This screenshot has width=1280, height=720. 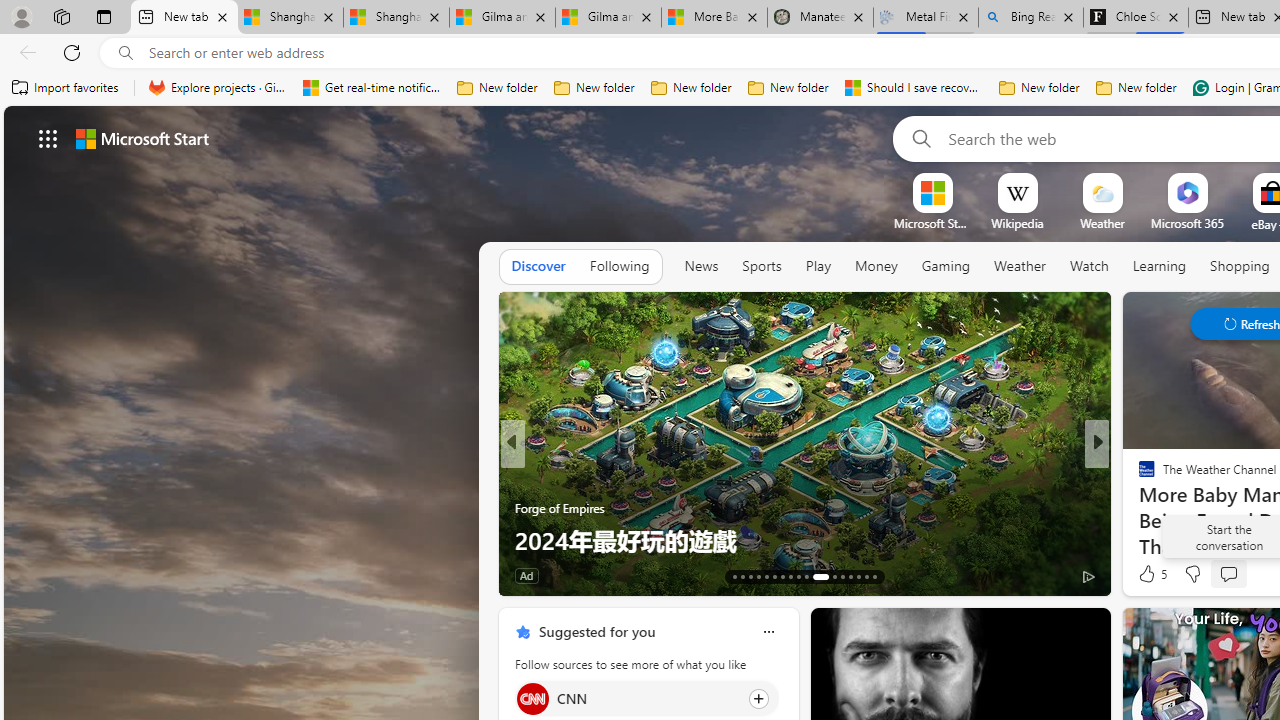 What do you see at coordinates (767, 632) in the screenshot?
I see `'Class: icon-img'` at bounding box center [767, 632].